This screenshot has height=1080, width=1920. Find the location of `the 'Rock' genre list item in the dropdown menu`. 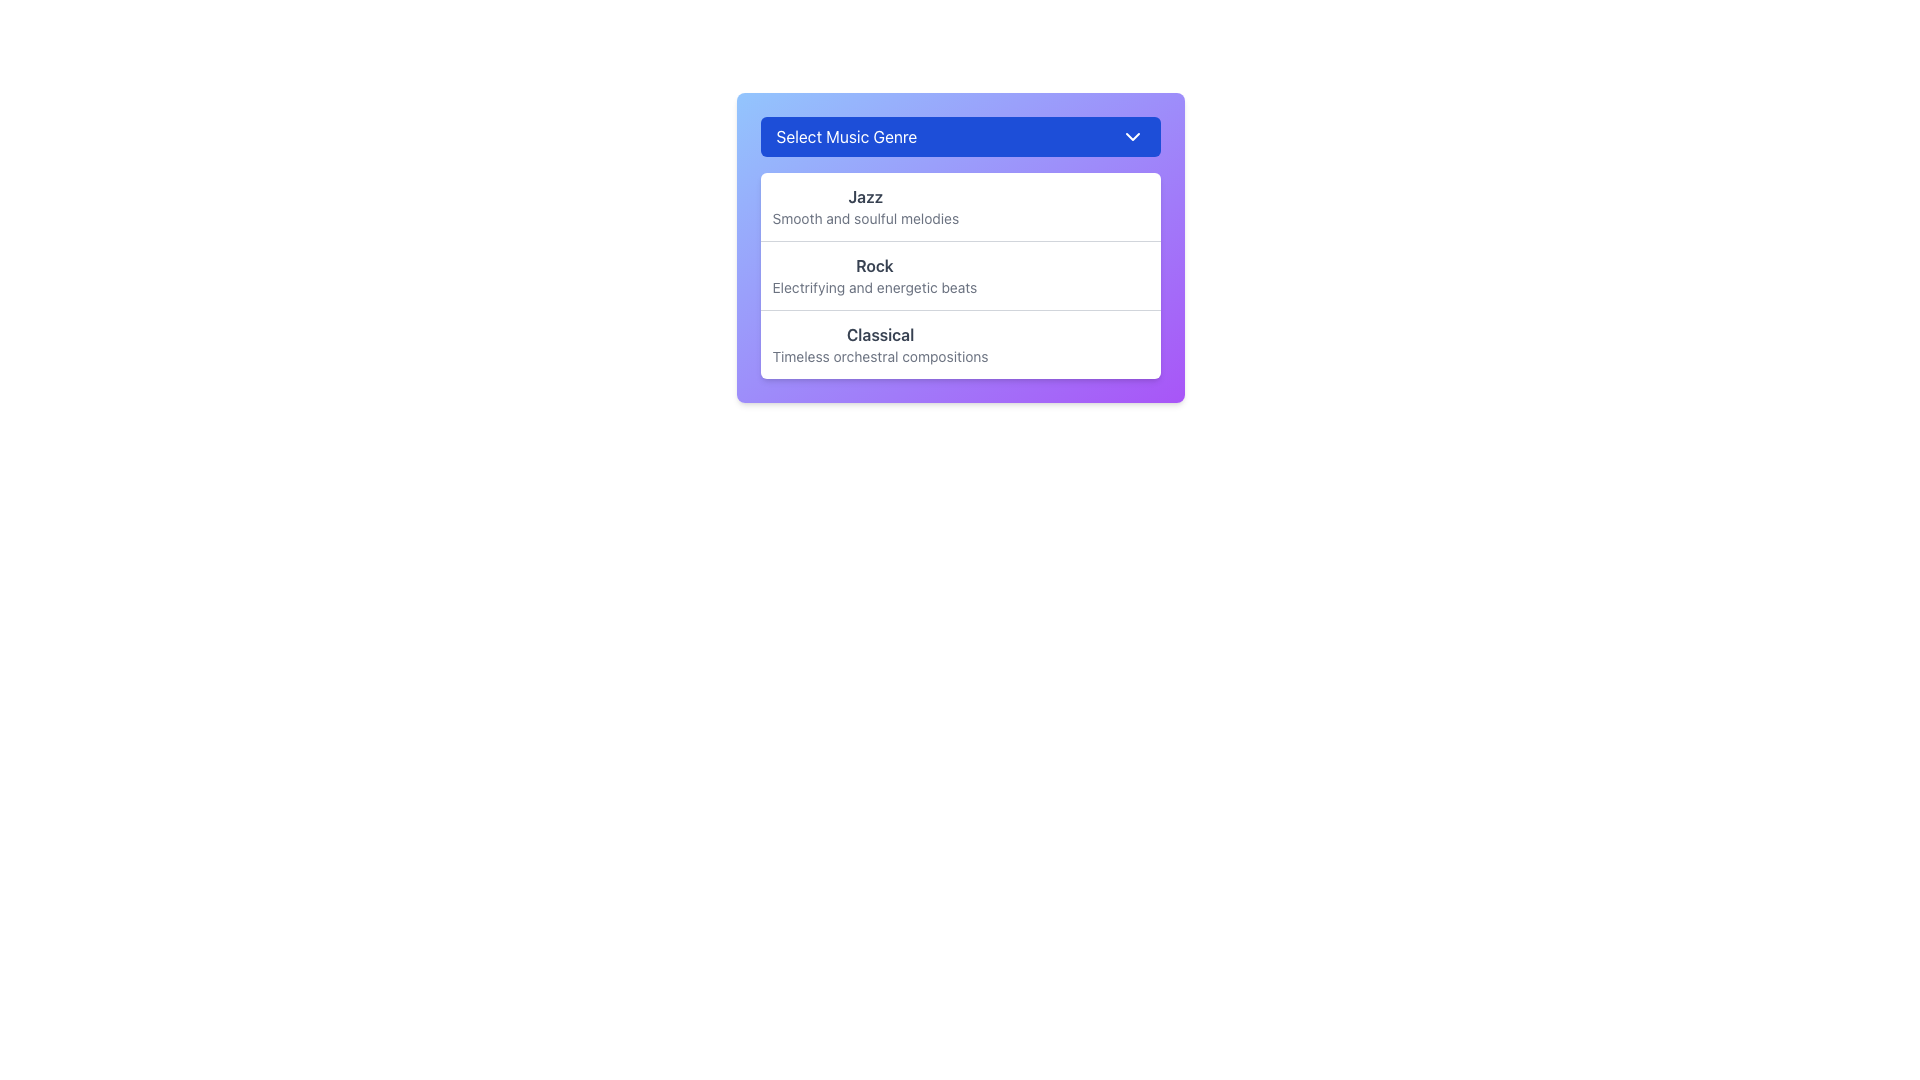

the 'Rock' genre list item in the dropdown menu is located at coordinates (960, 276).